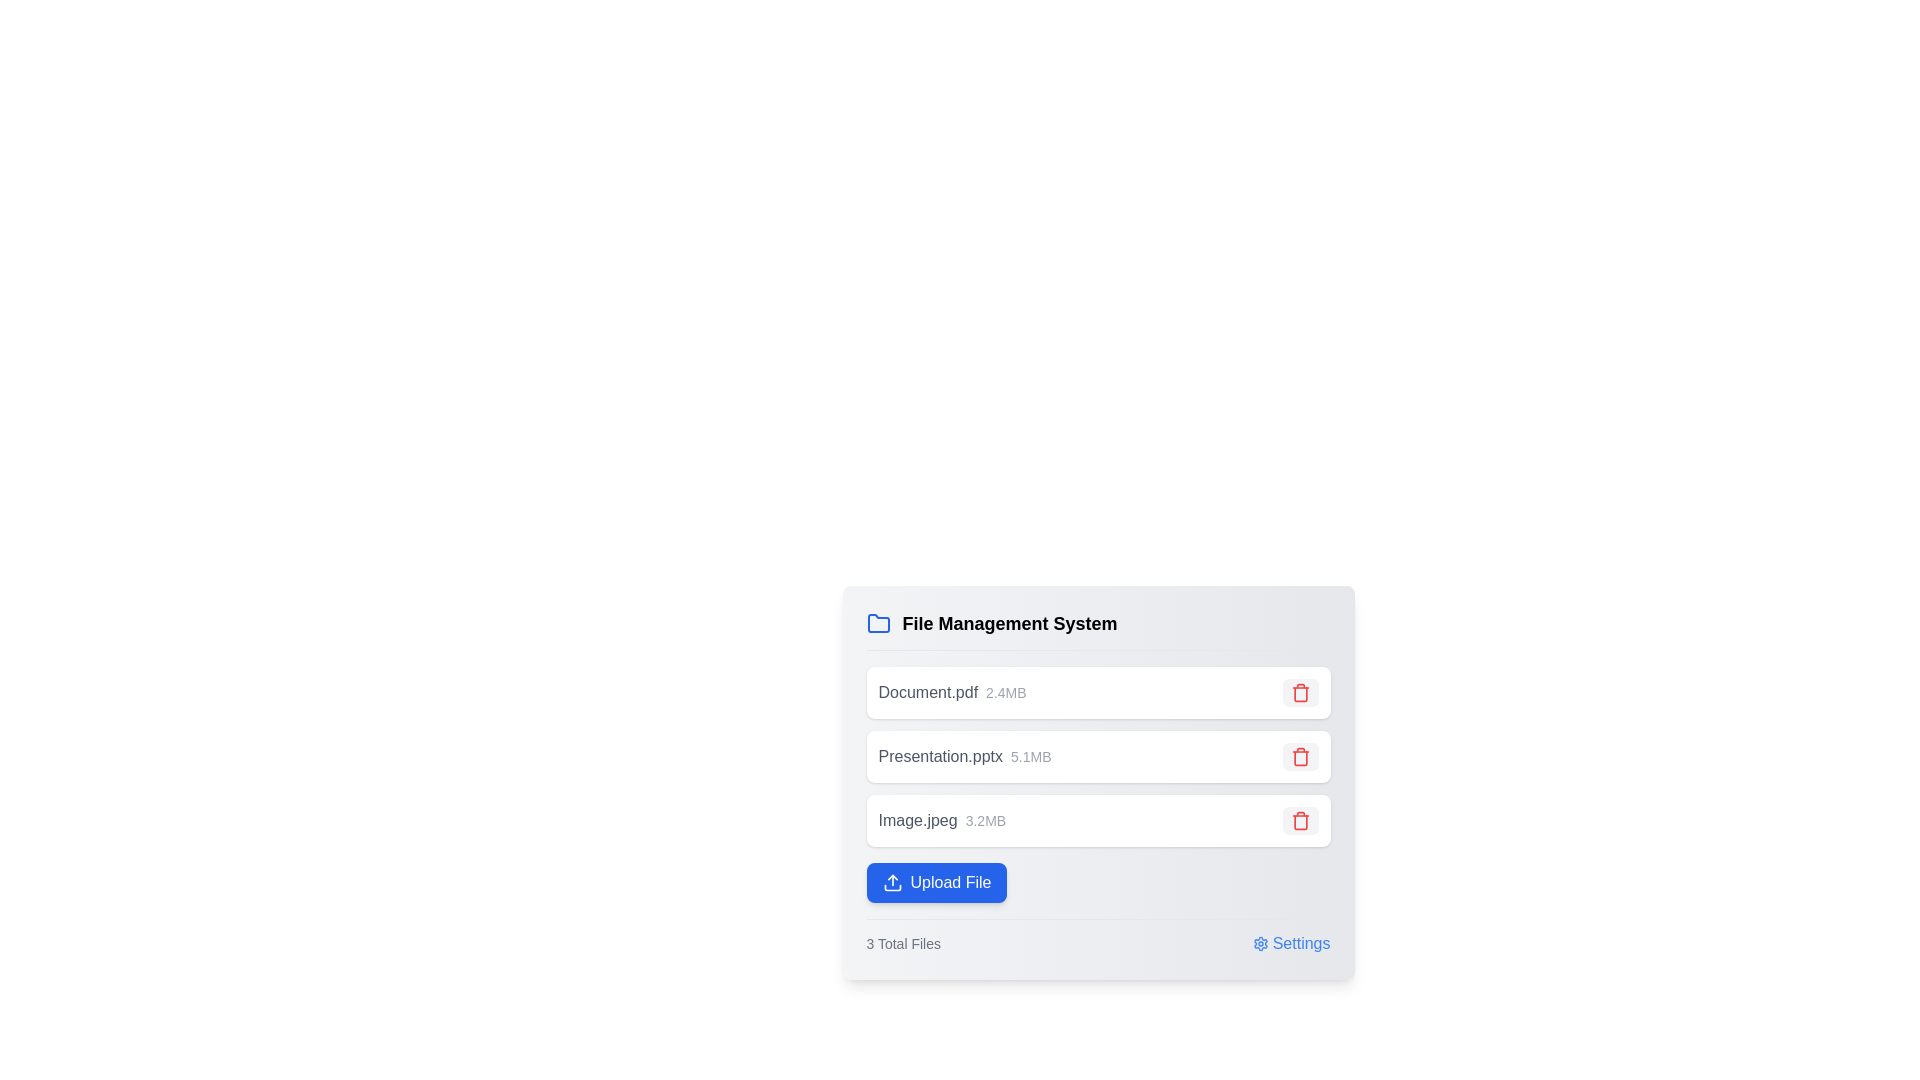 The height and width of the screenshot is (1080, 1920). What do you see at coordinates (941, 821) in the screenshot?
I see `the textual display component that shows the filename 'Image.jpeg' and its size '3.2MB', which is the third item` at bounding box center [941, 821].